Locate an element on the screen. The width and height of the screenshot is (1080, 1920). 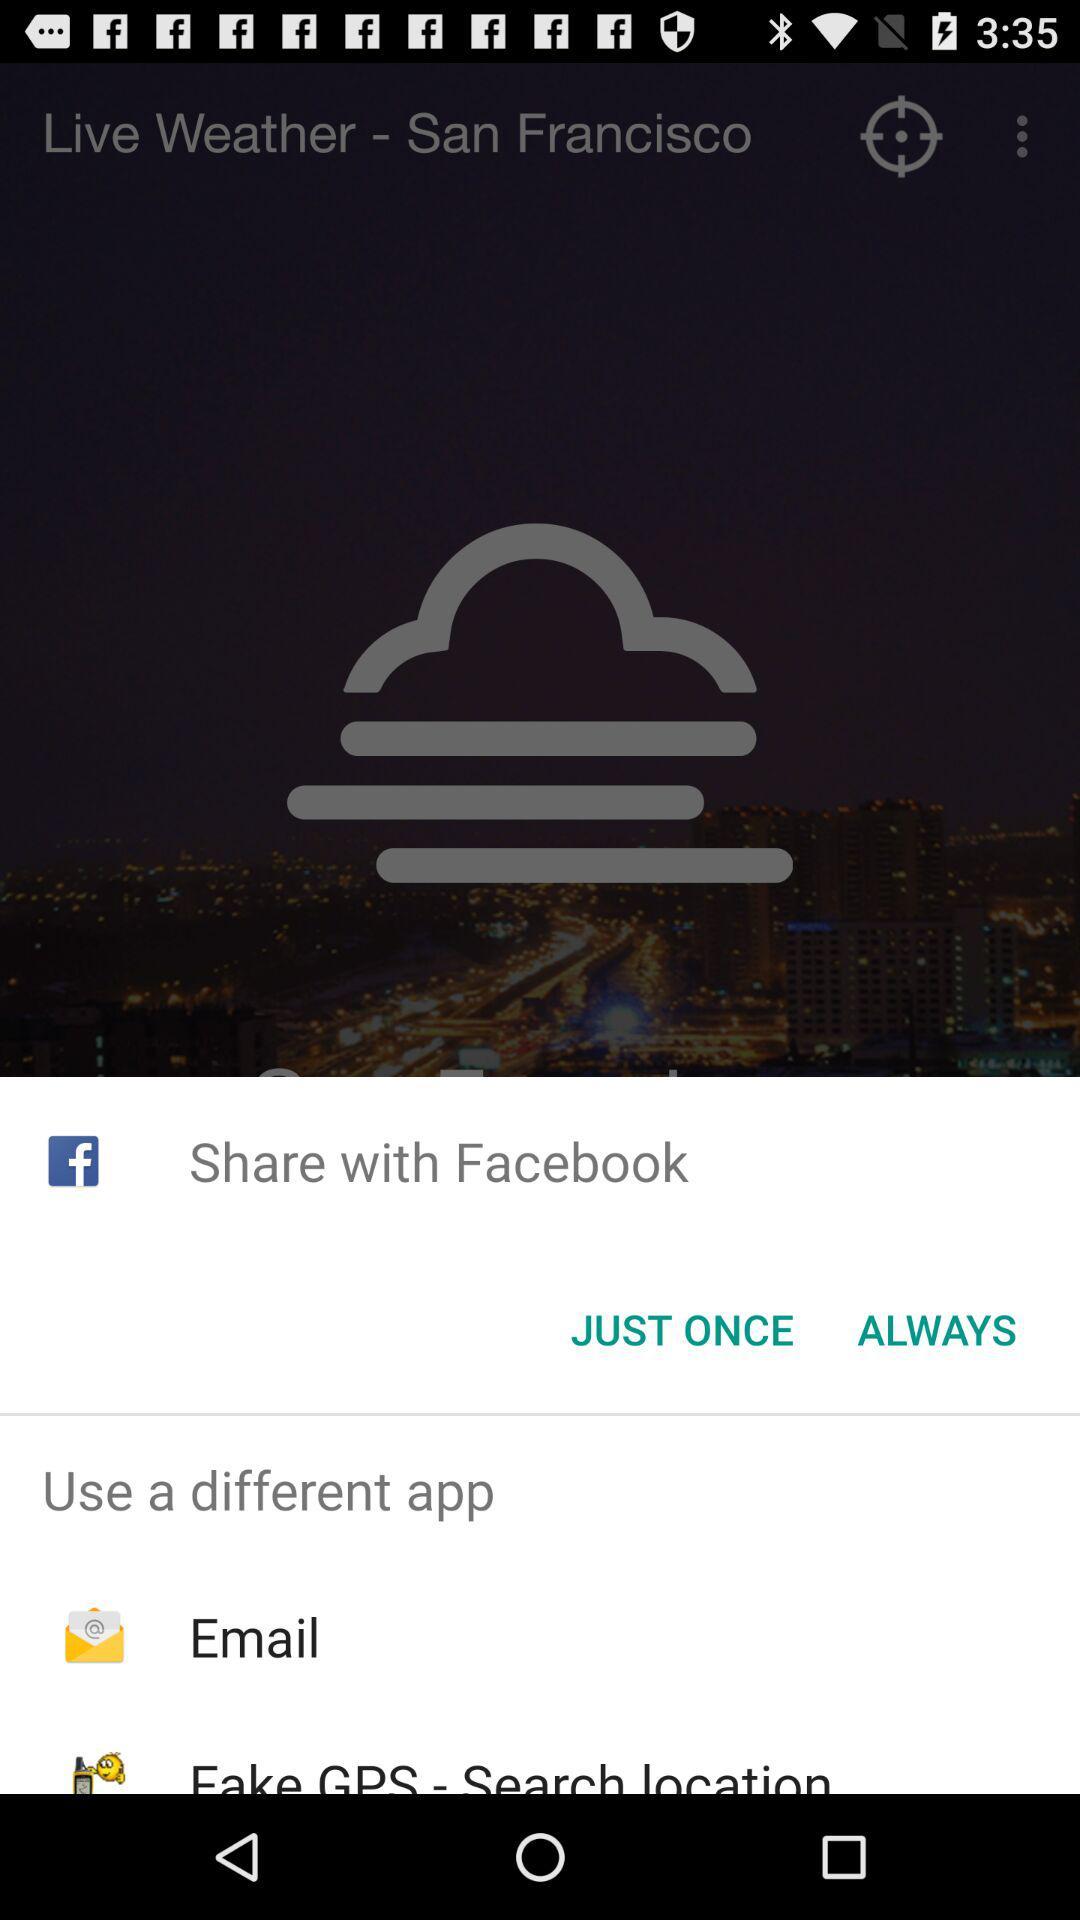
icon next to the just once button is located at coordinates (937, 1329).